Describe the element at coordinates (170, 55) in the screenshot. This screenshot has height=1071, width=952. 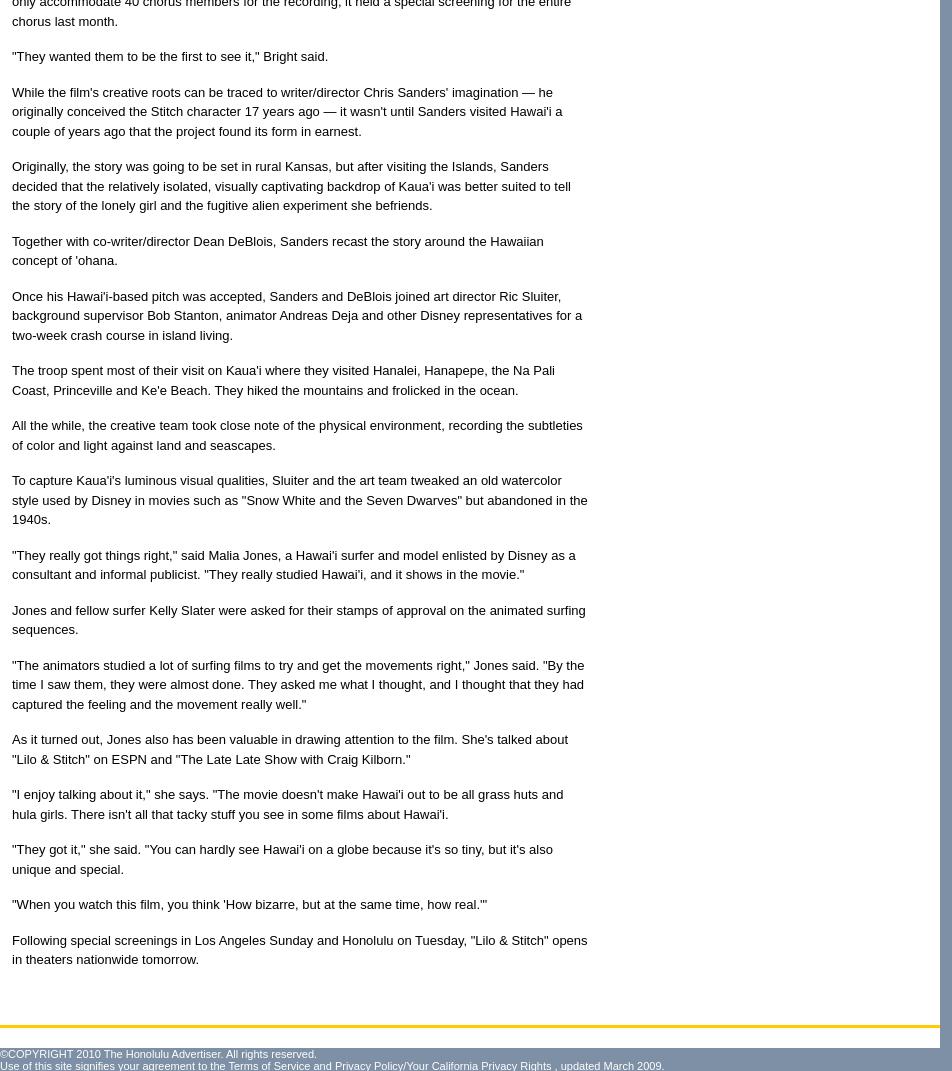
I see `'"They wanted them to be the first to see it," Bright said.'` at that location.